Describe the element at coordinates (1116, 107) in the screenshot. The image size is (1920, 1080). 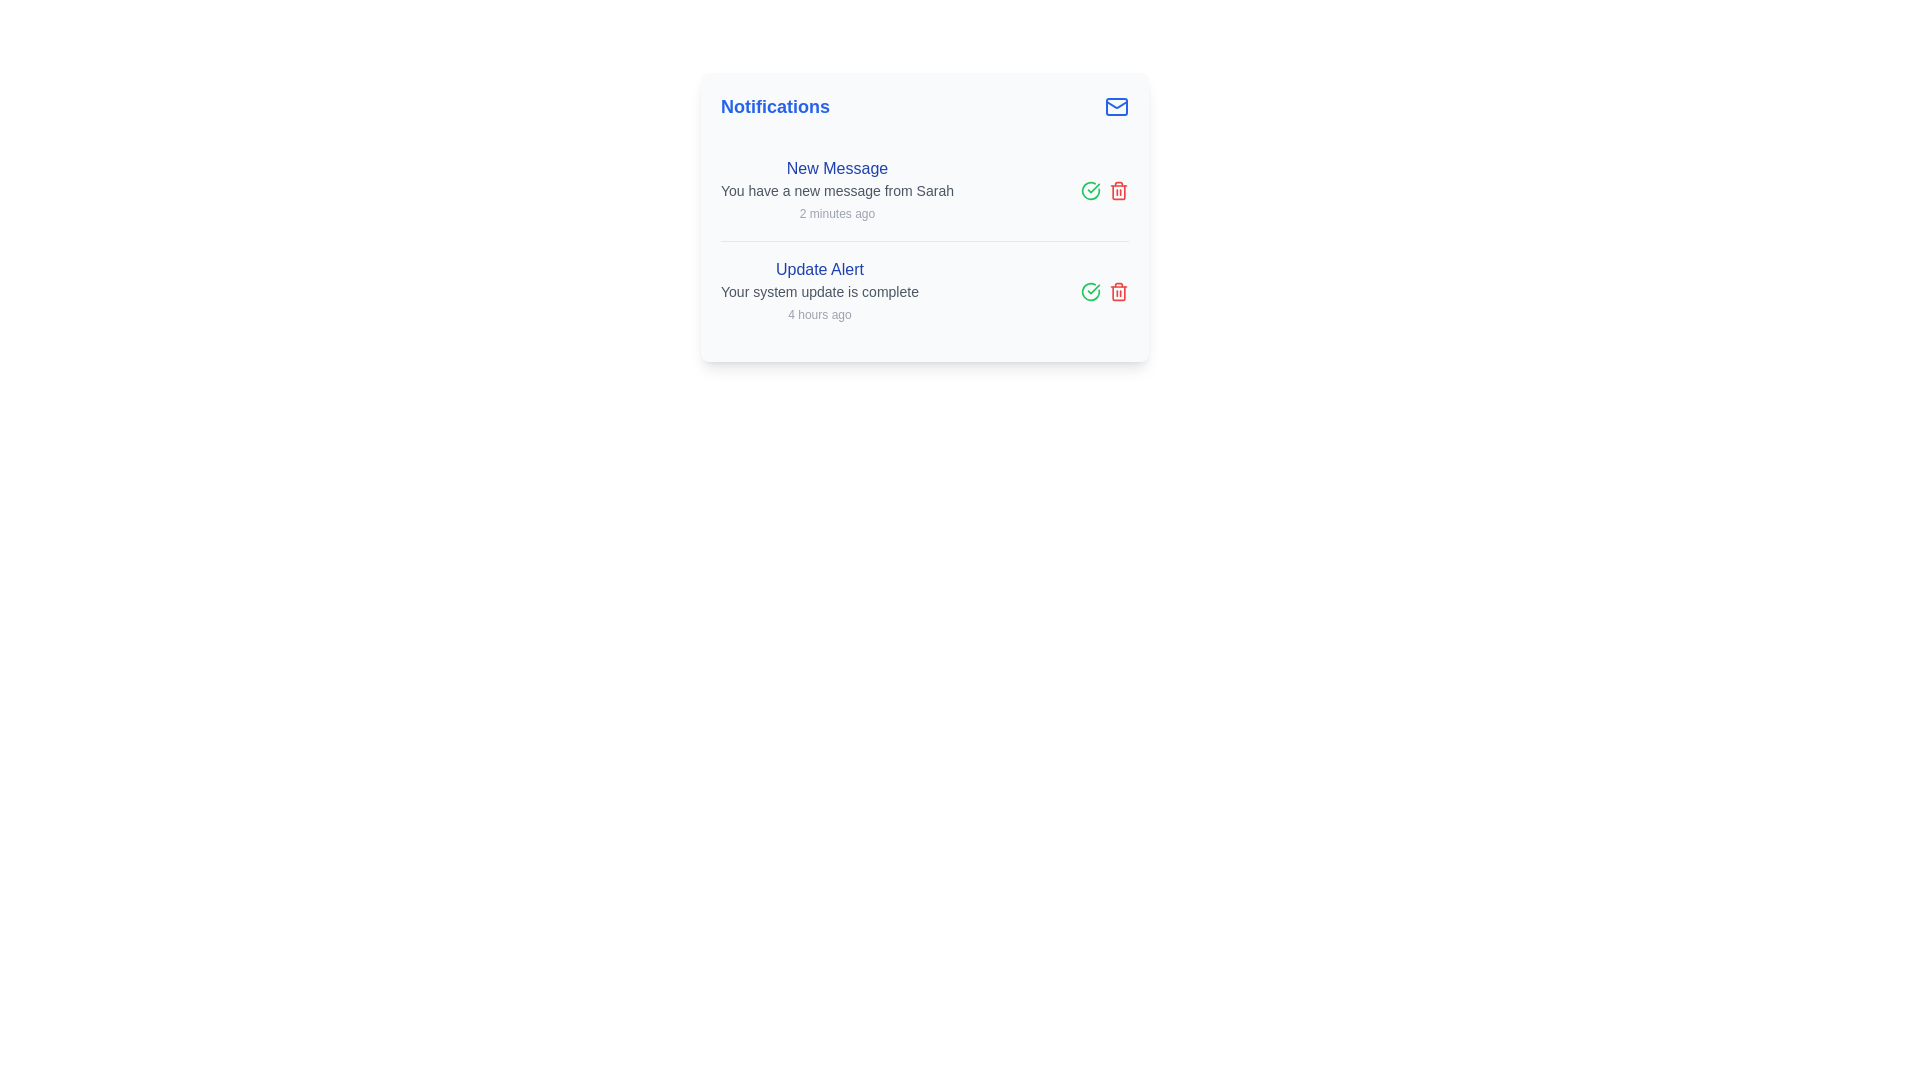
I see `the rectangular SVG shape representing the envelope of the mail icon, which is part of the email or notification icon located in the top-right corner of the notification card` at that location.